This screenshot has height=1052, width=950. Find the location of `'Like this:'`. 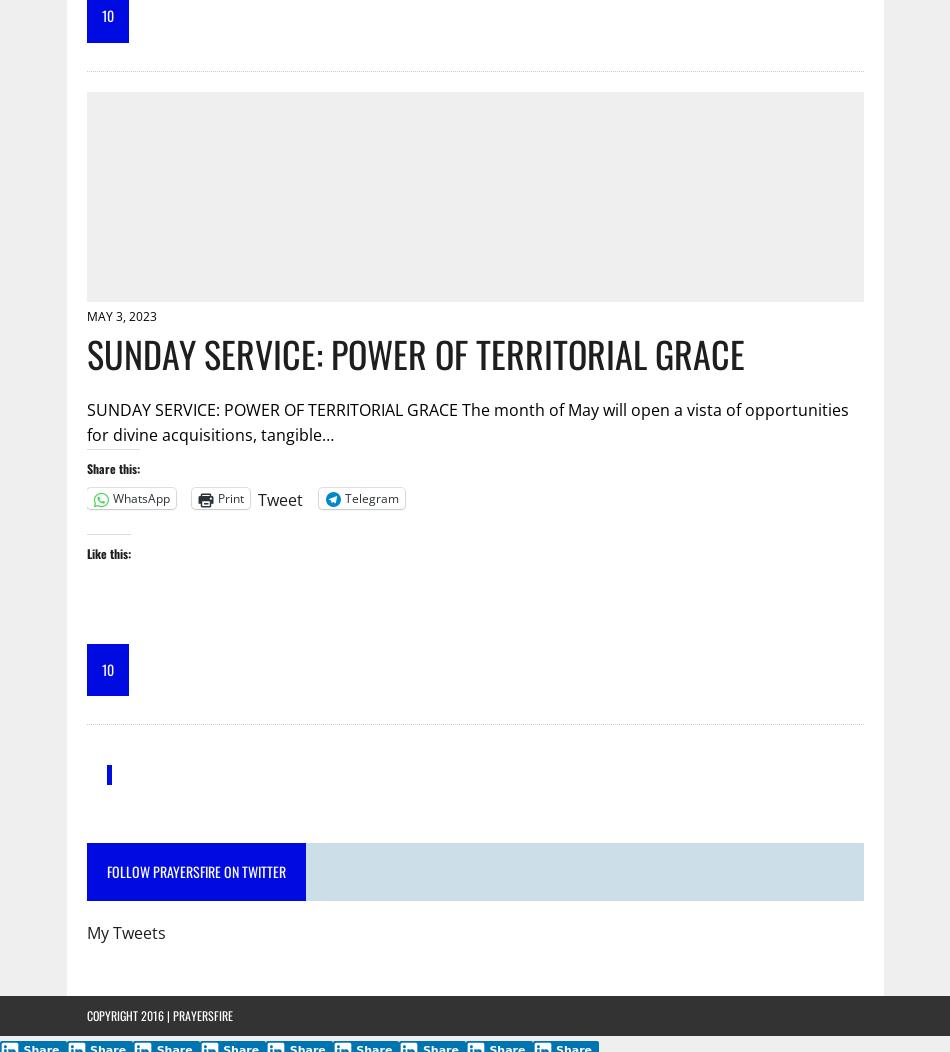

'Like this:' is located at coordinates (108, 553).